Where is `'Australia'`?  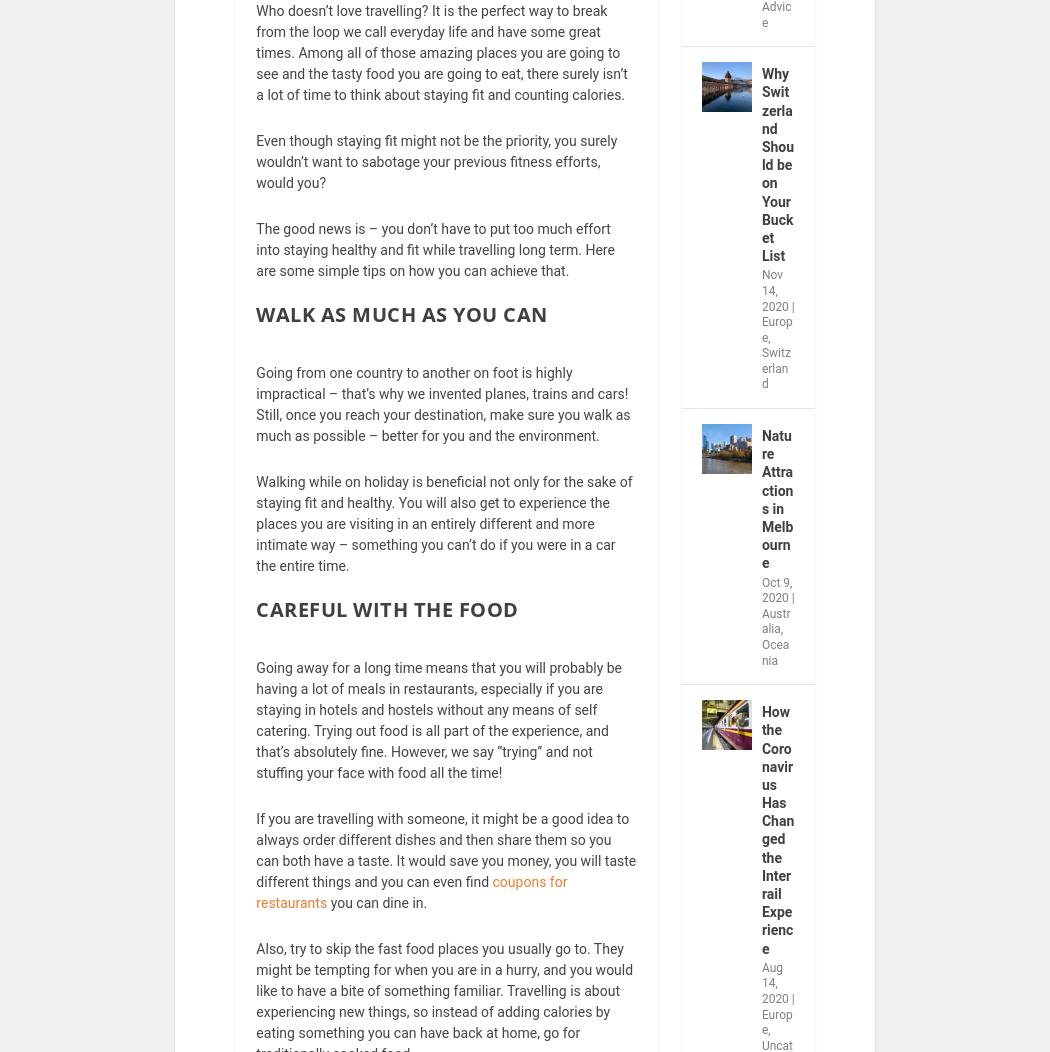 'Australia' is located at coordinates (775, 634).